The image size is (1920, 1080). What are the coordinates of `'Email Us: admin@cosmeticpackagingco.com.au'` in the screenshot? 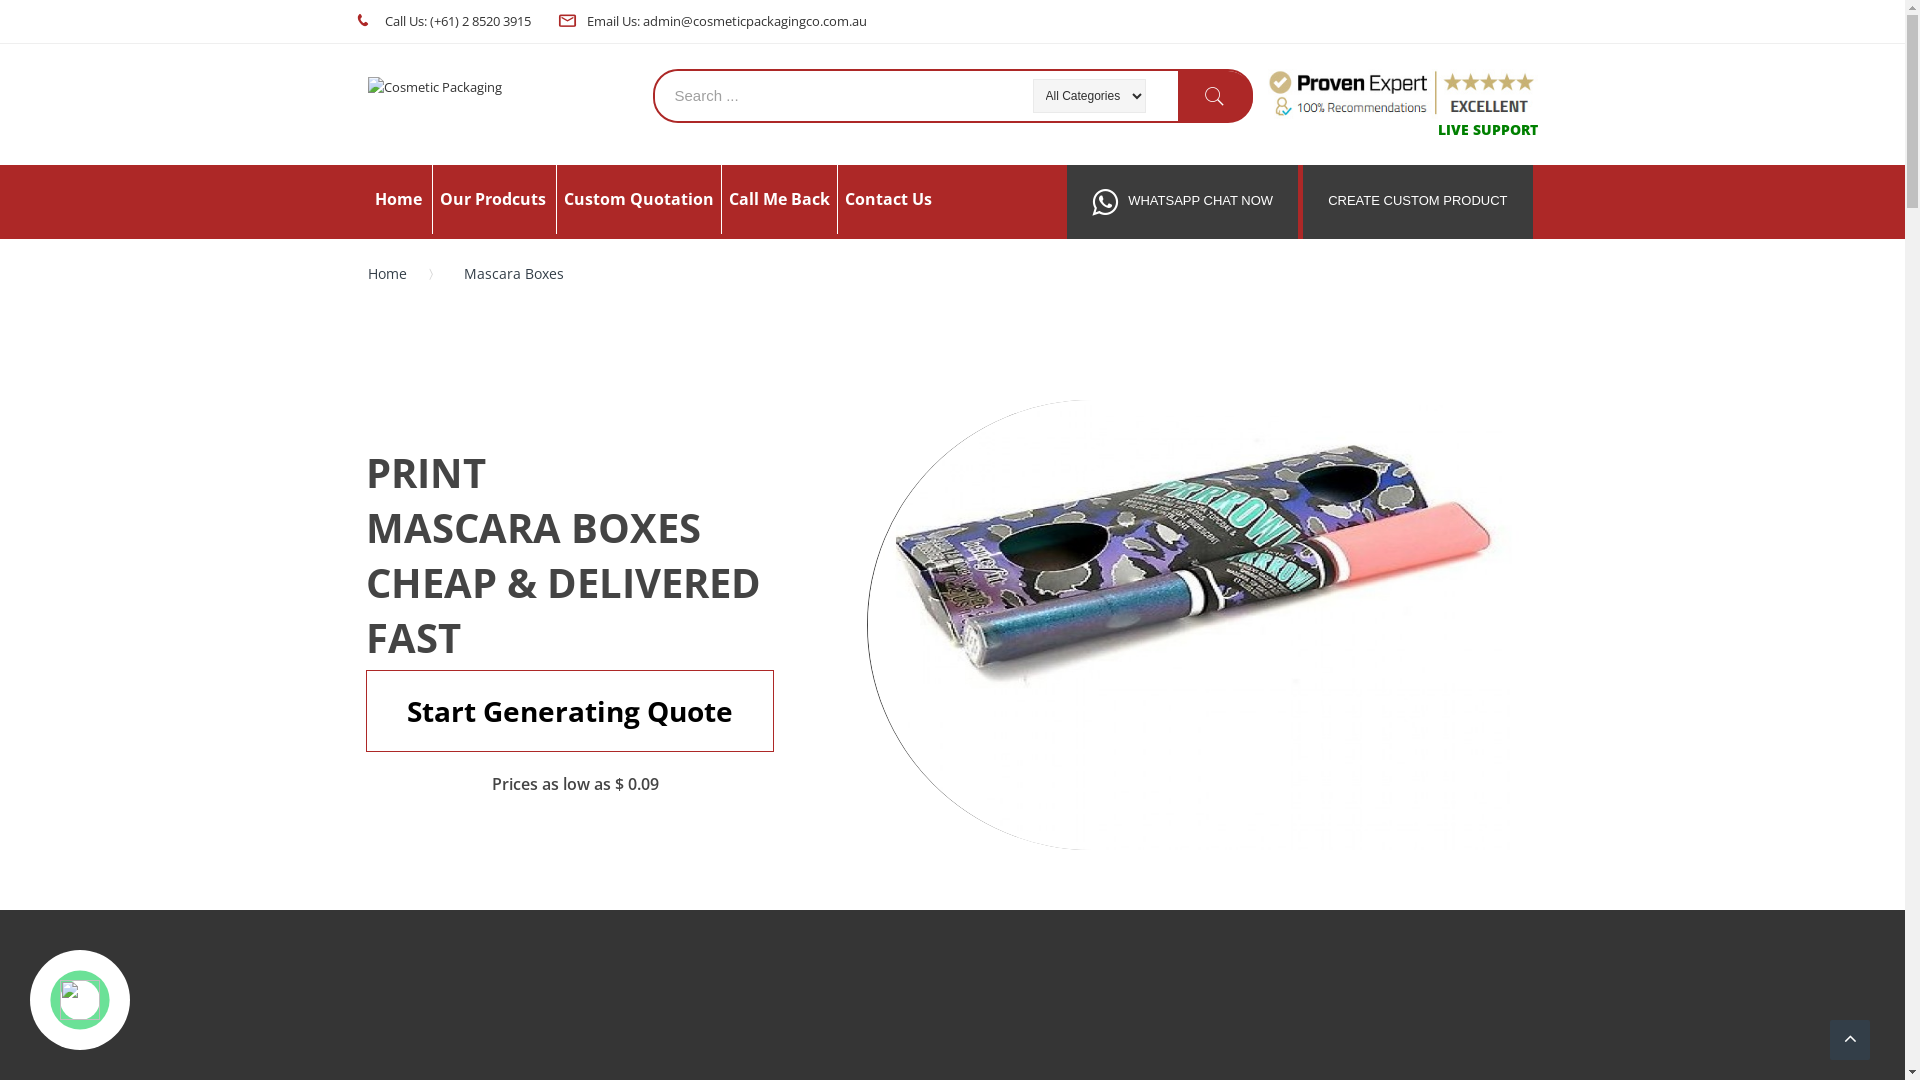 It's located at (724, 20).